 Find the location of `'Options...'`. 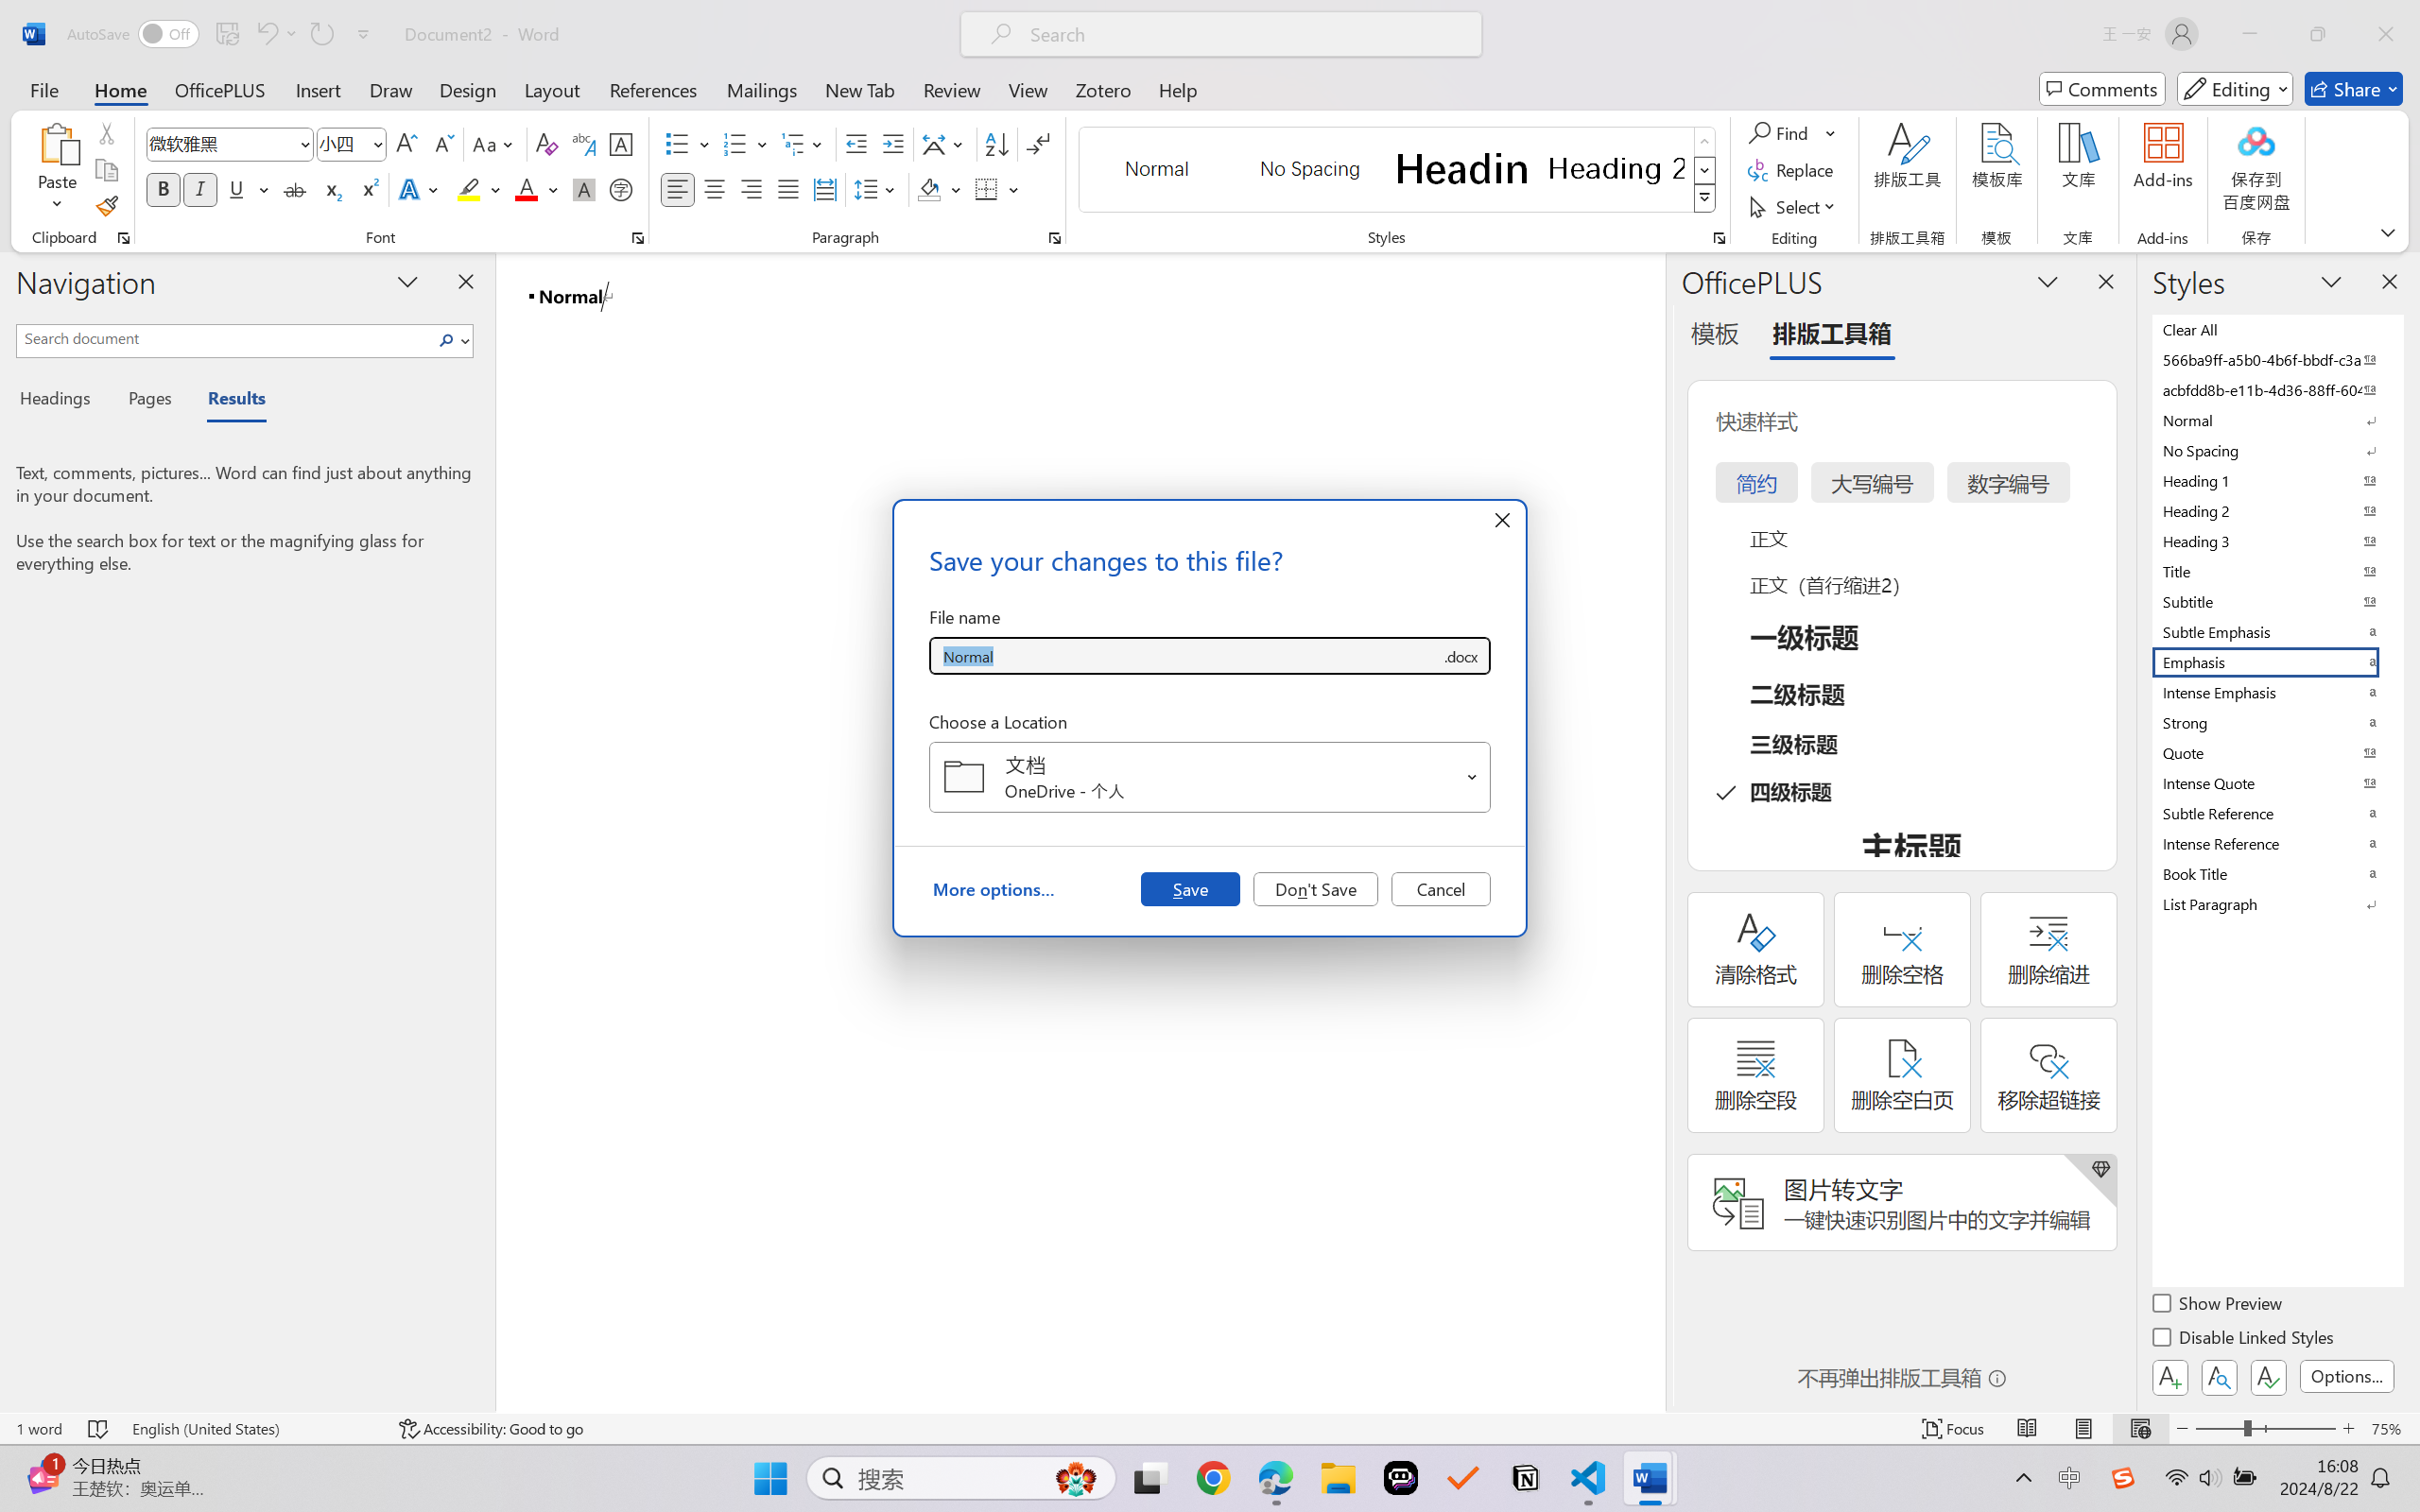

'Options...' is located at coordinates (2344, 1375).